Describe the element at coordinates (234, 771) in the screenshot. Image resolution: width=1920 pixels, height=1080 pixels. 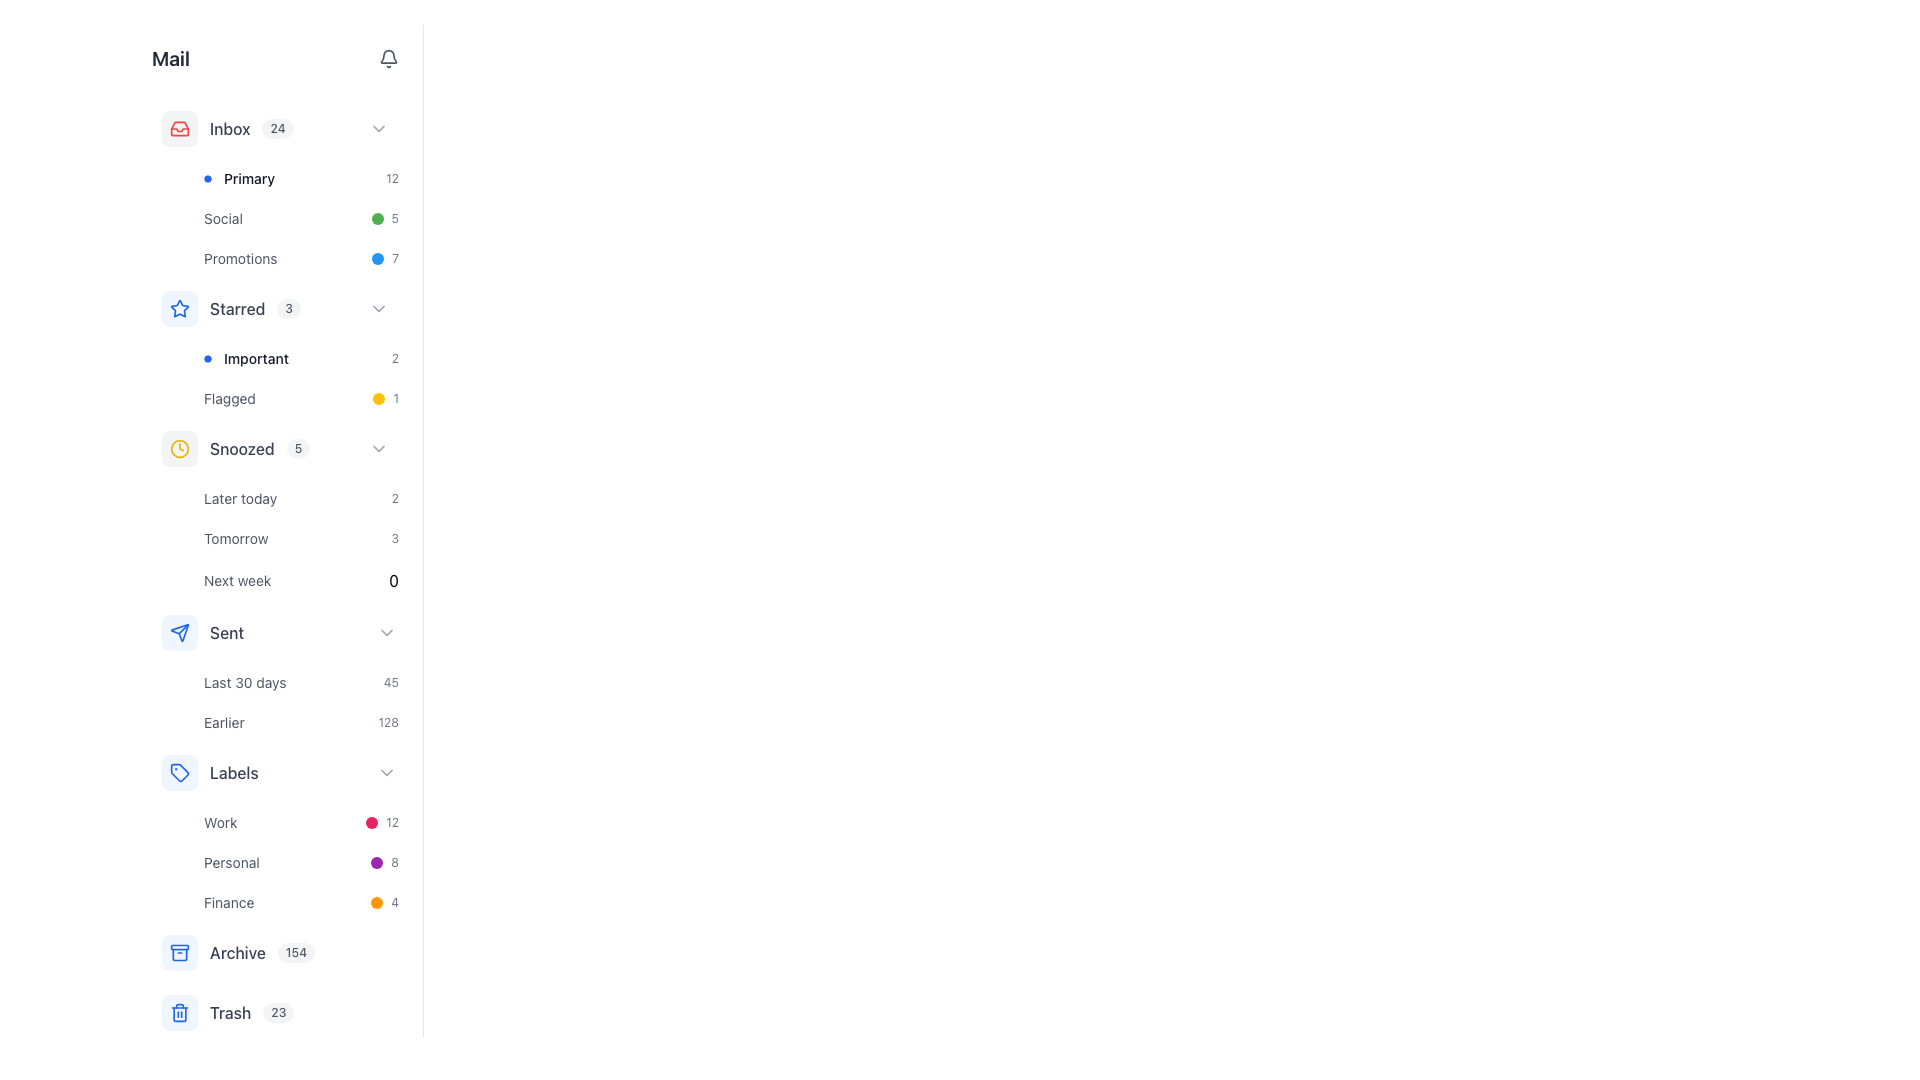
I see `the 'Labels' text option located in the vertical list of navigation below 'Sent' and above 'Archive', which features a blue tag icon` at that location.